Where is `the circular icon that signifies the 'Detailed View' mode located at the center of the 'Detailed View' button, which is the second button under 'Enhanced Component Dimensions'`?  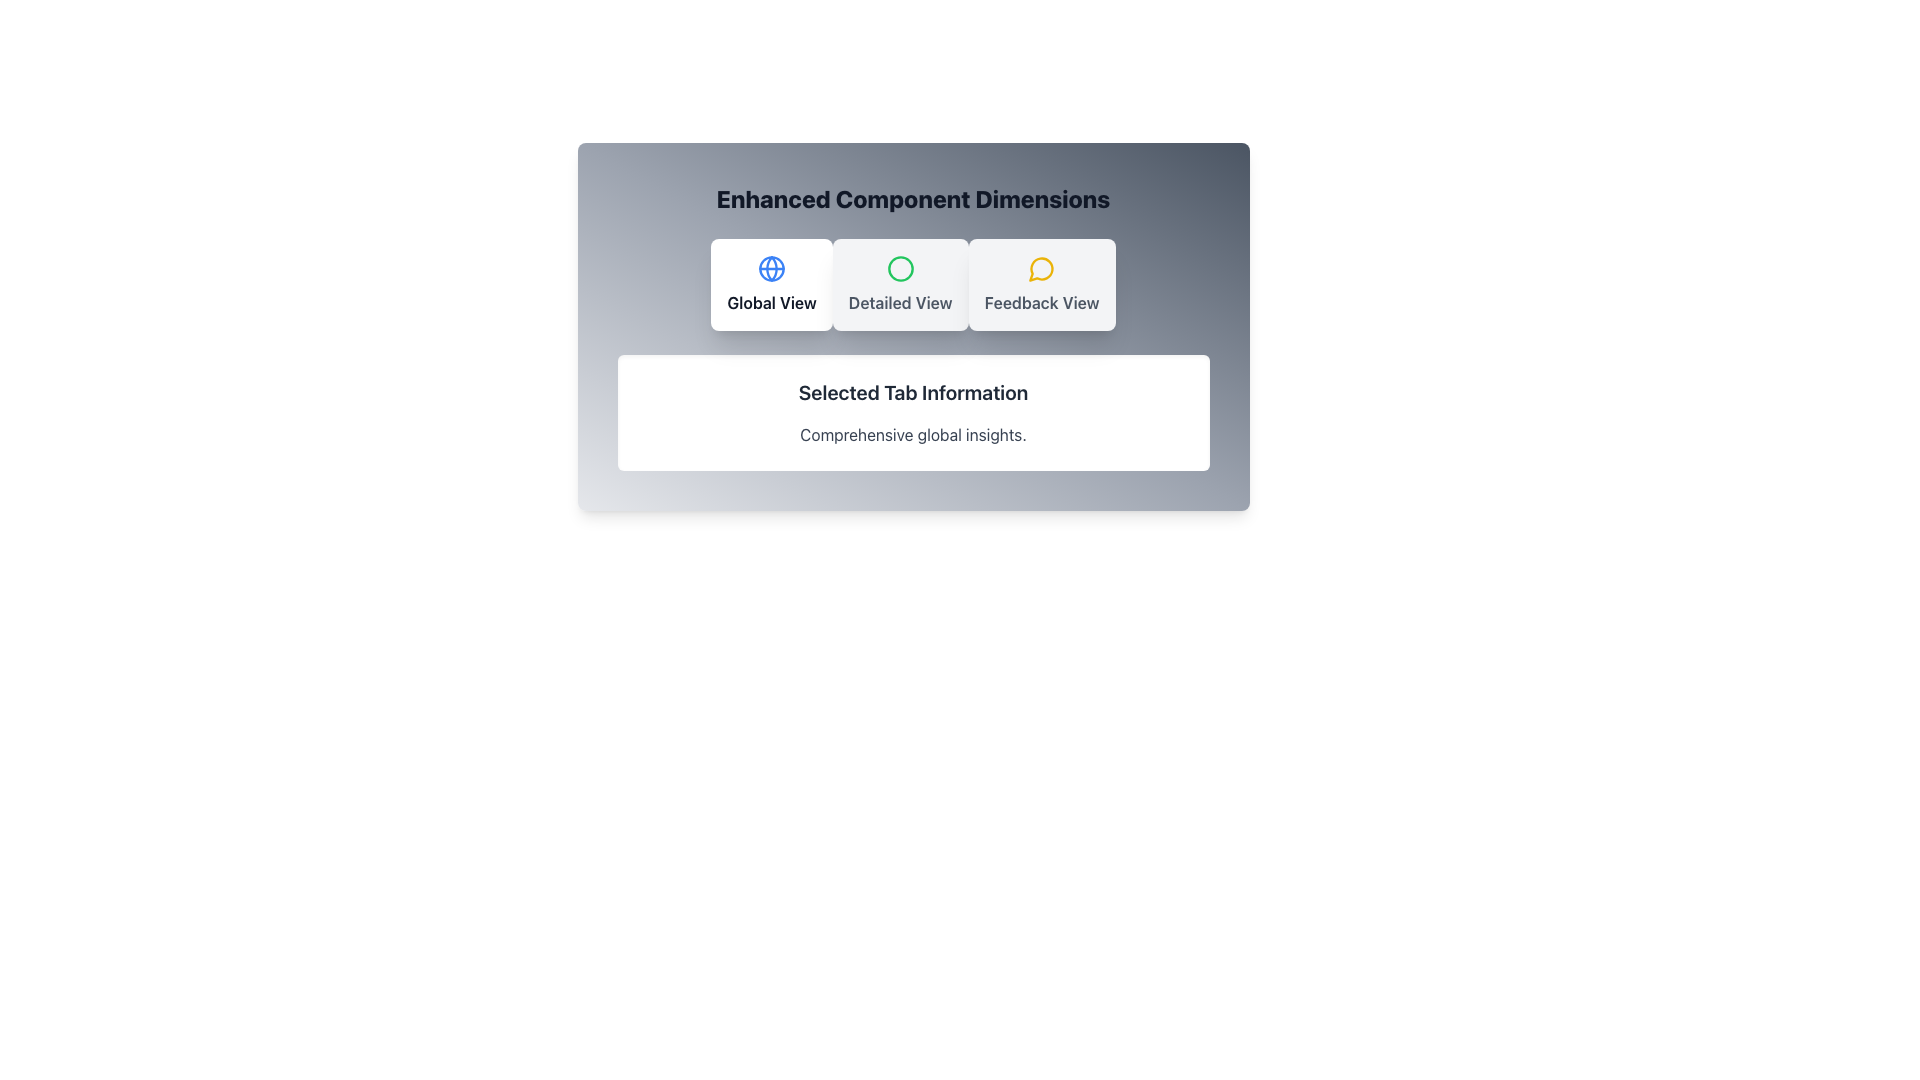 the circular icon that signifies the 'Detailed View' mode located at the center of the 'Detailed View' button, which is the second button under 'Enhanced Component Dimensions' is located at coordinates (899, 268).